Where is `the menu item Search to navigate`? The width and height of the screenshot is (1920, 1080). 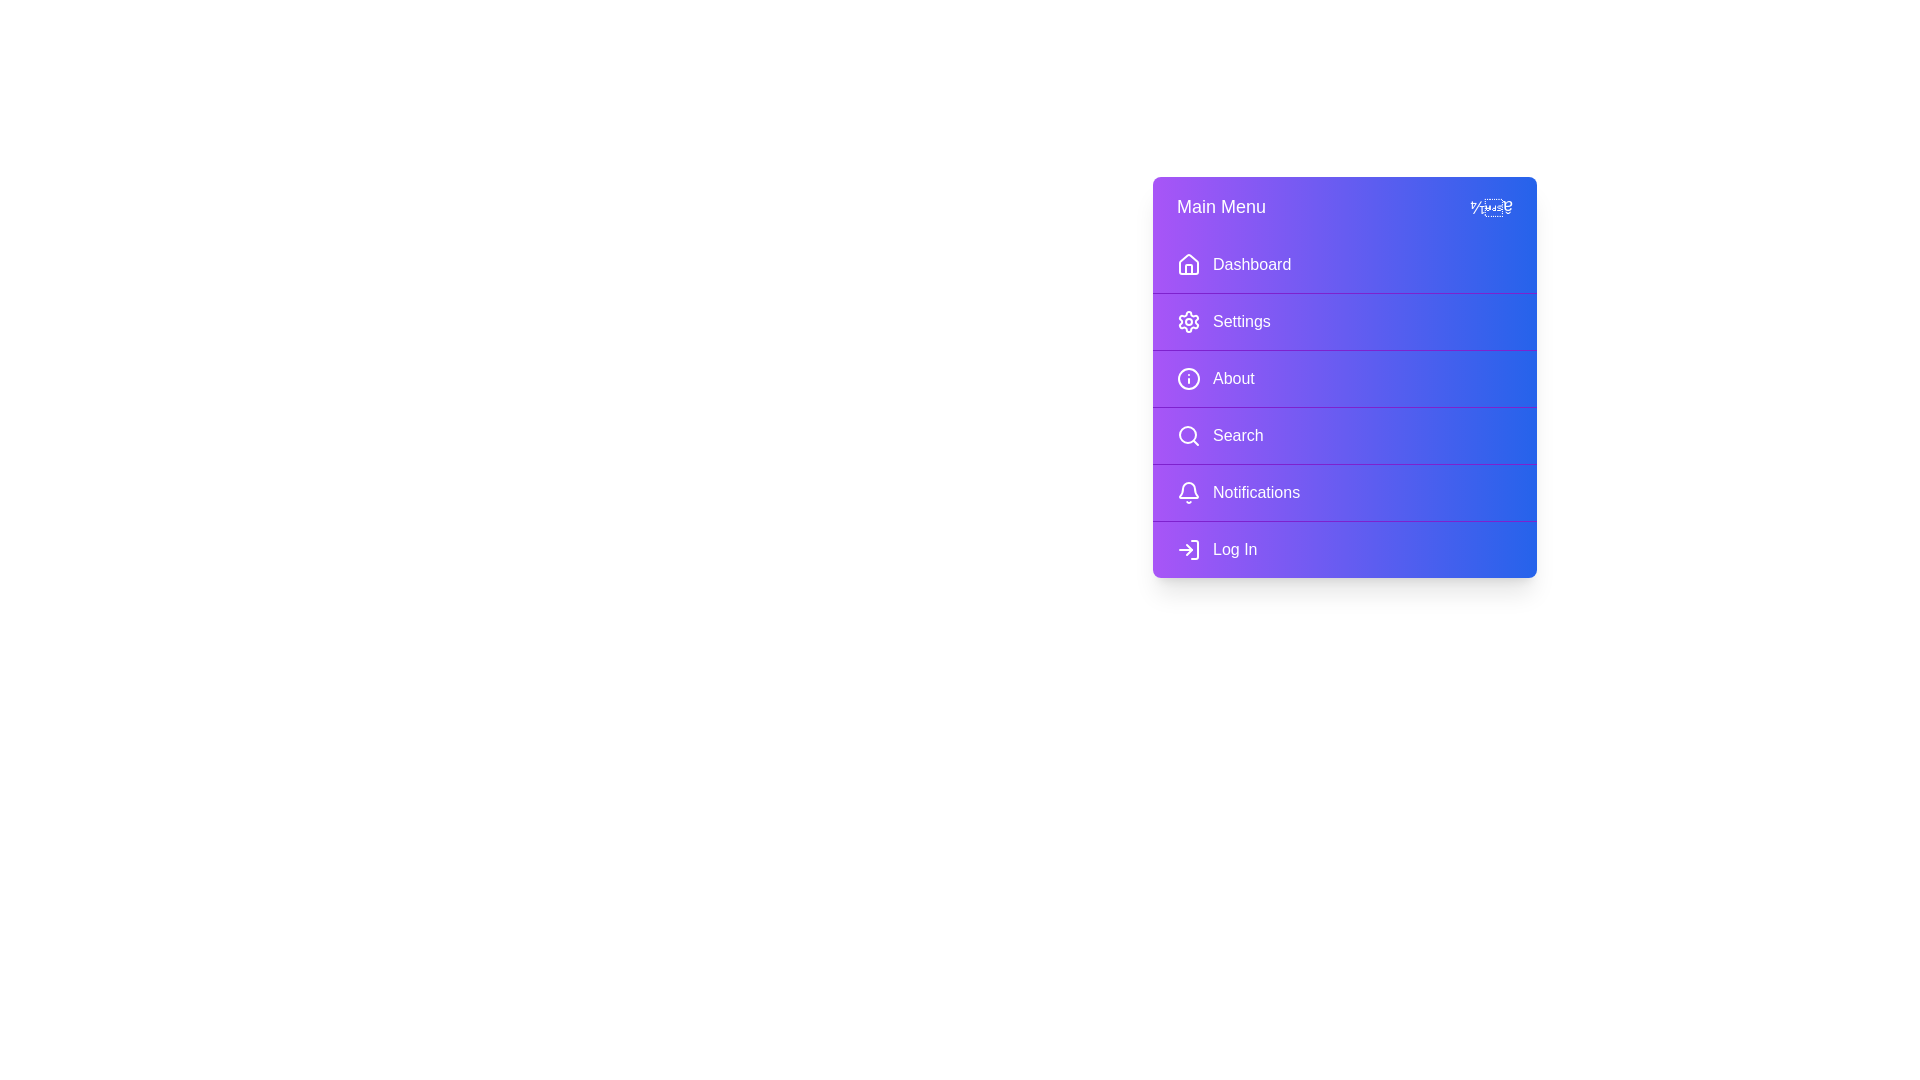
the menu item Search to navigate is located at coordinates (1344, 434).